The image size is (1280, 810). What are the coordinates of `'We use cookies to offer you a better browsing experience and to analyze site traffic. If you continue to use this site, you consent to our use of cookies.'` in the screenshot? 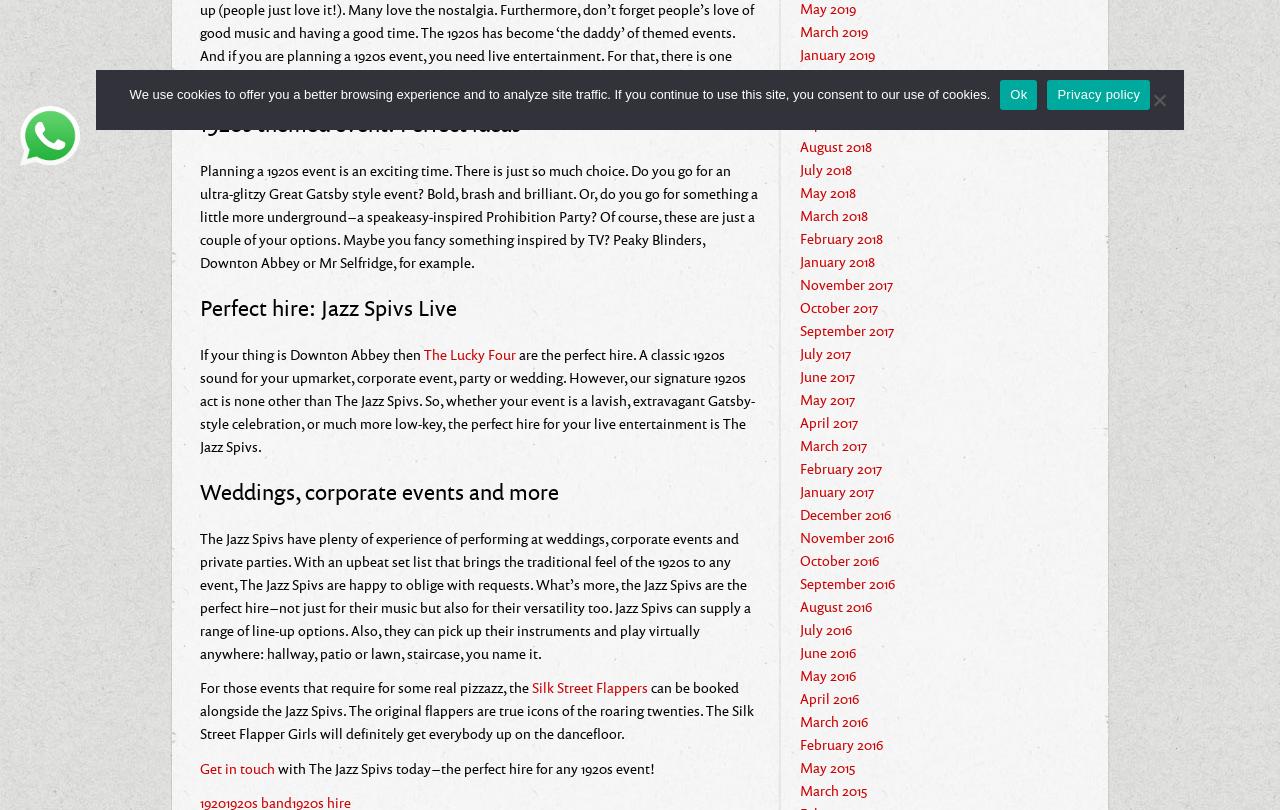 It's located at (559, 94).